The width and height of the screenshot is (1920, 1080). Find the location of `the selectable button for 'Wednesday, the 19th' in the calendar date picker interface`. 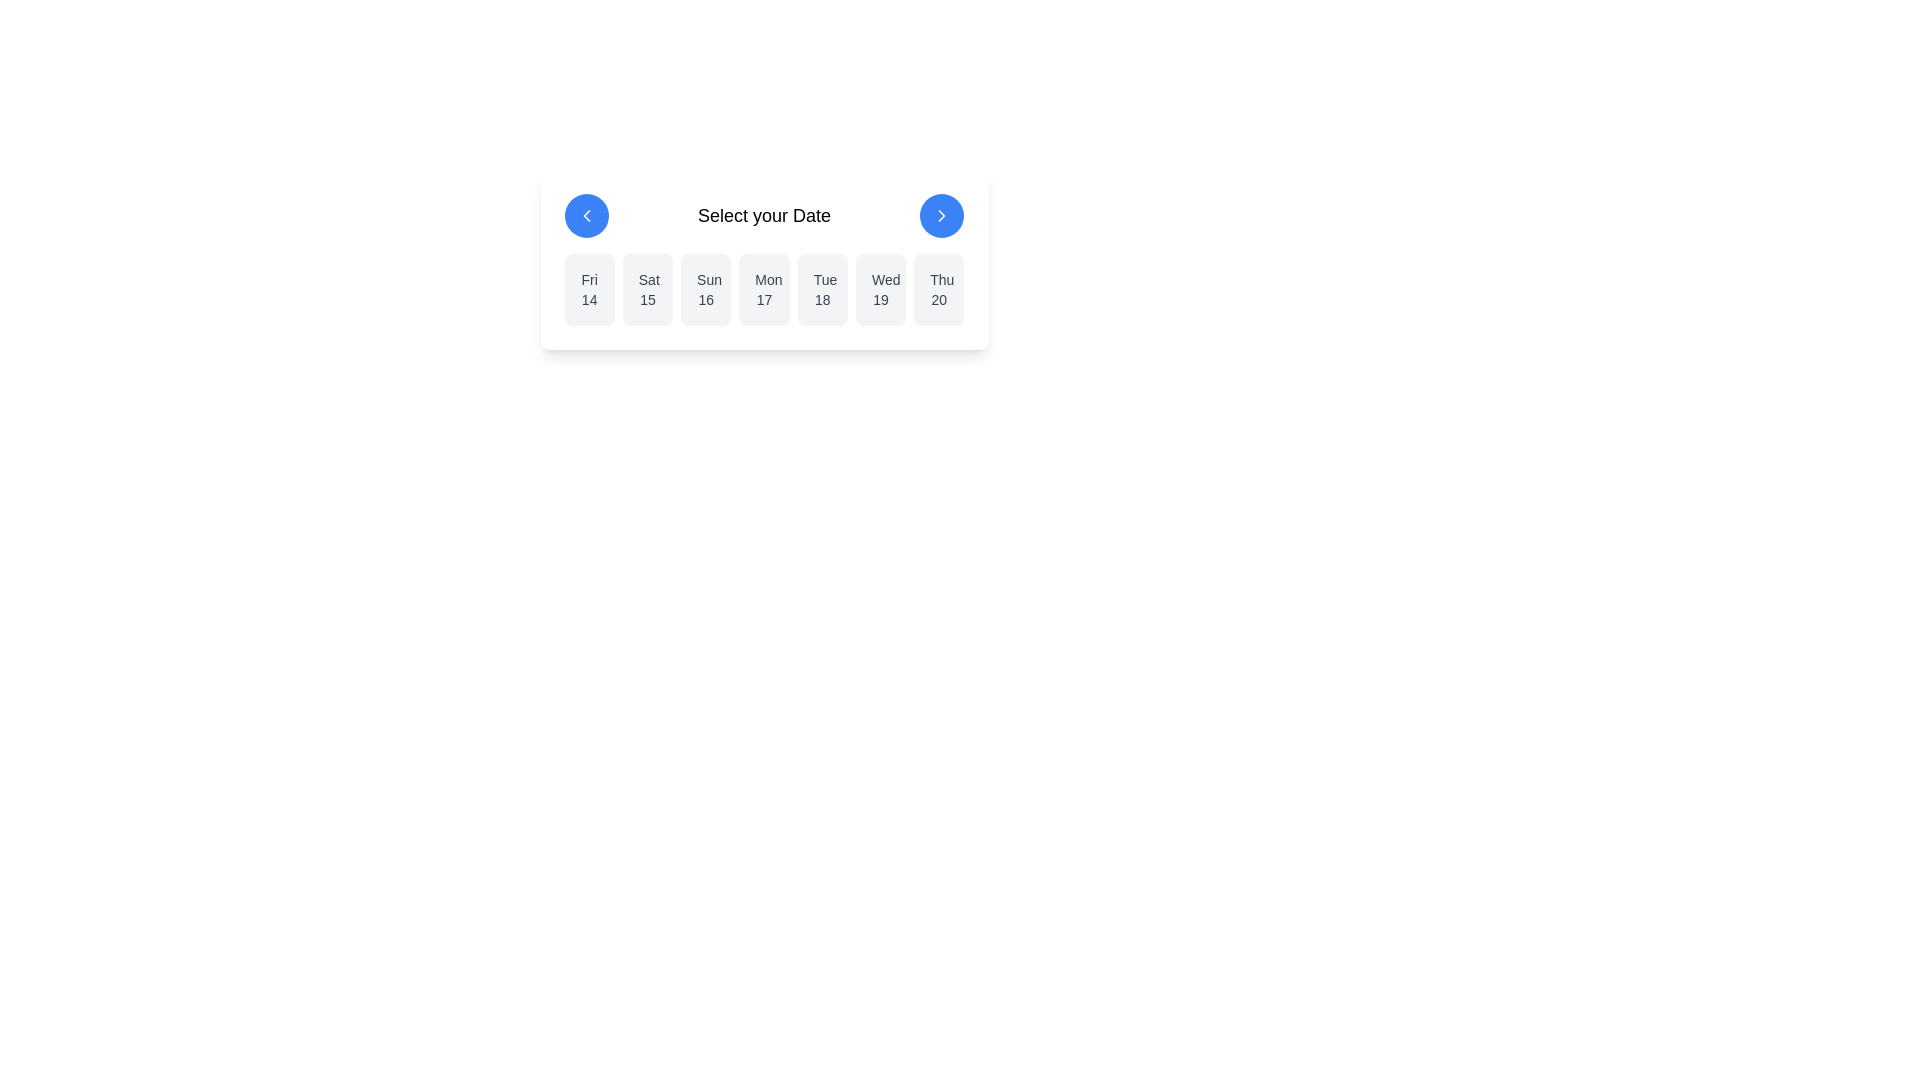

the selectable button for 'Wednesday, the 19th' in the calendar date picker interface is located at coordinates (880, 289).